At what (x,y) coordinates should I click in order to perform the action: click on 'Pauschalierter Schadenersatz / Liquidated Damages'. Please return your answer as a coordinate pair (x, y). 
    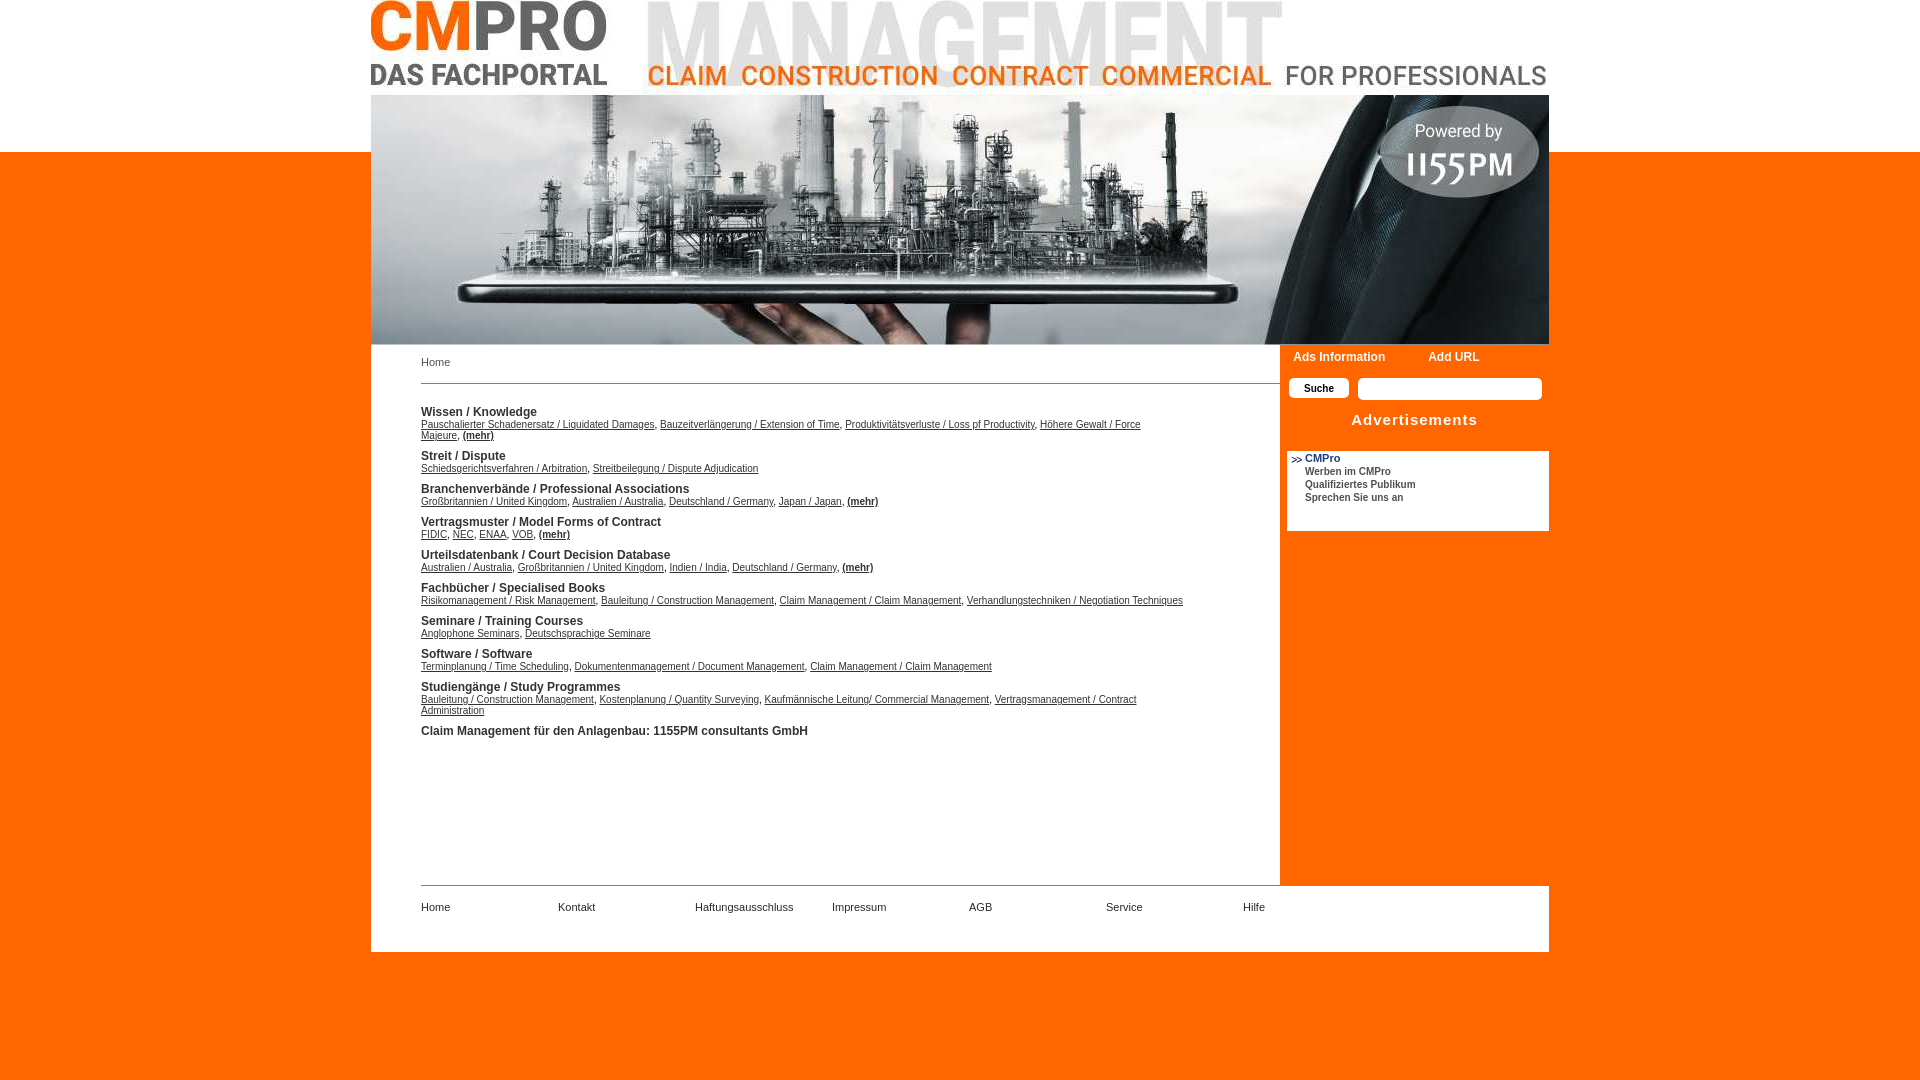
    Looking at the image, I should click on (537, 423).